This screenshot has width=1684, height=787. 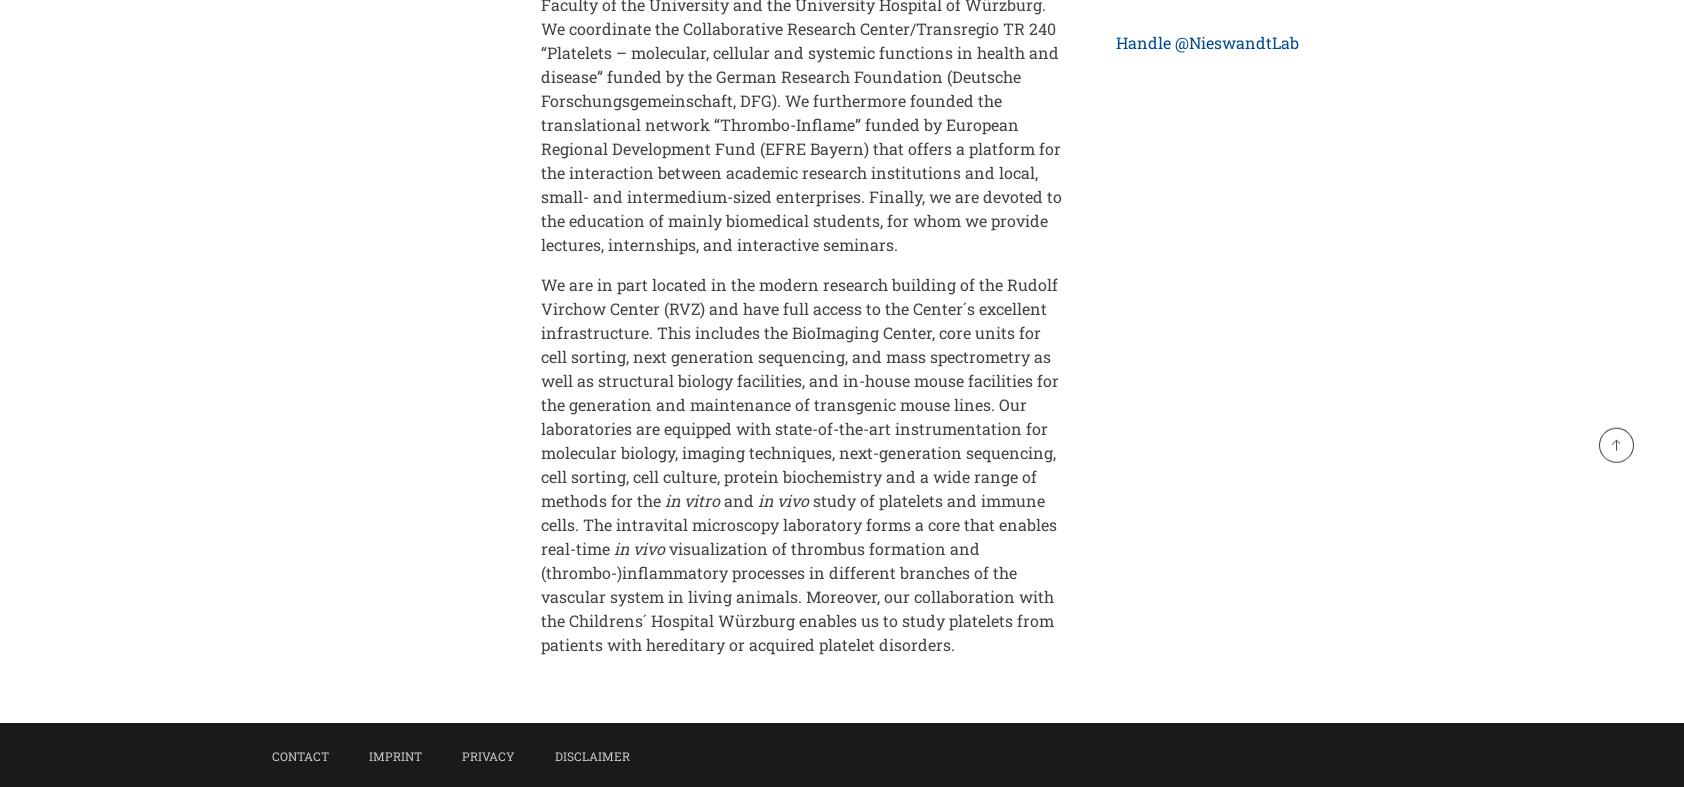 What do you see at coordinates (738, 500) in the screenshot?
I see `'and'` at bounding box center [738, 500].